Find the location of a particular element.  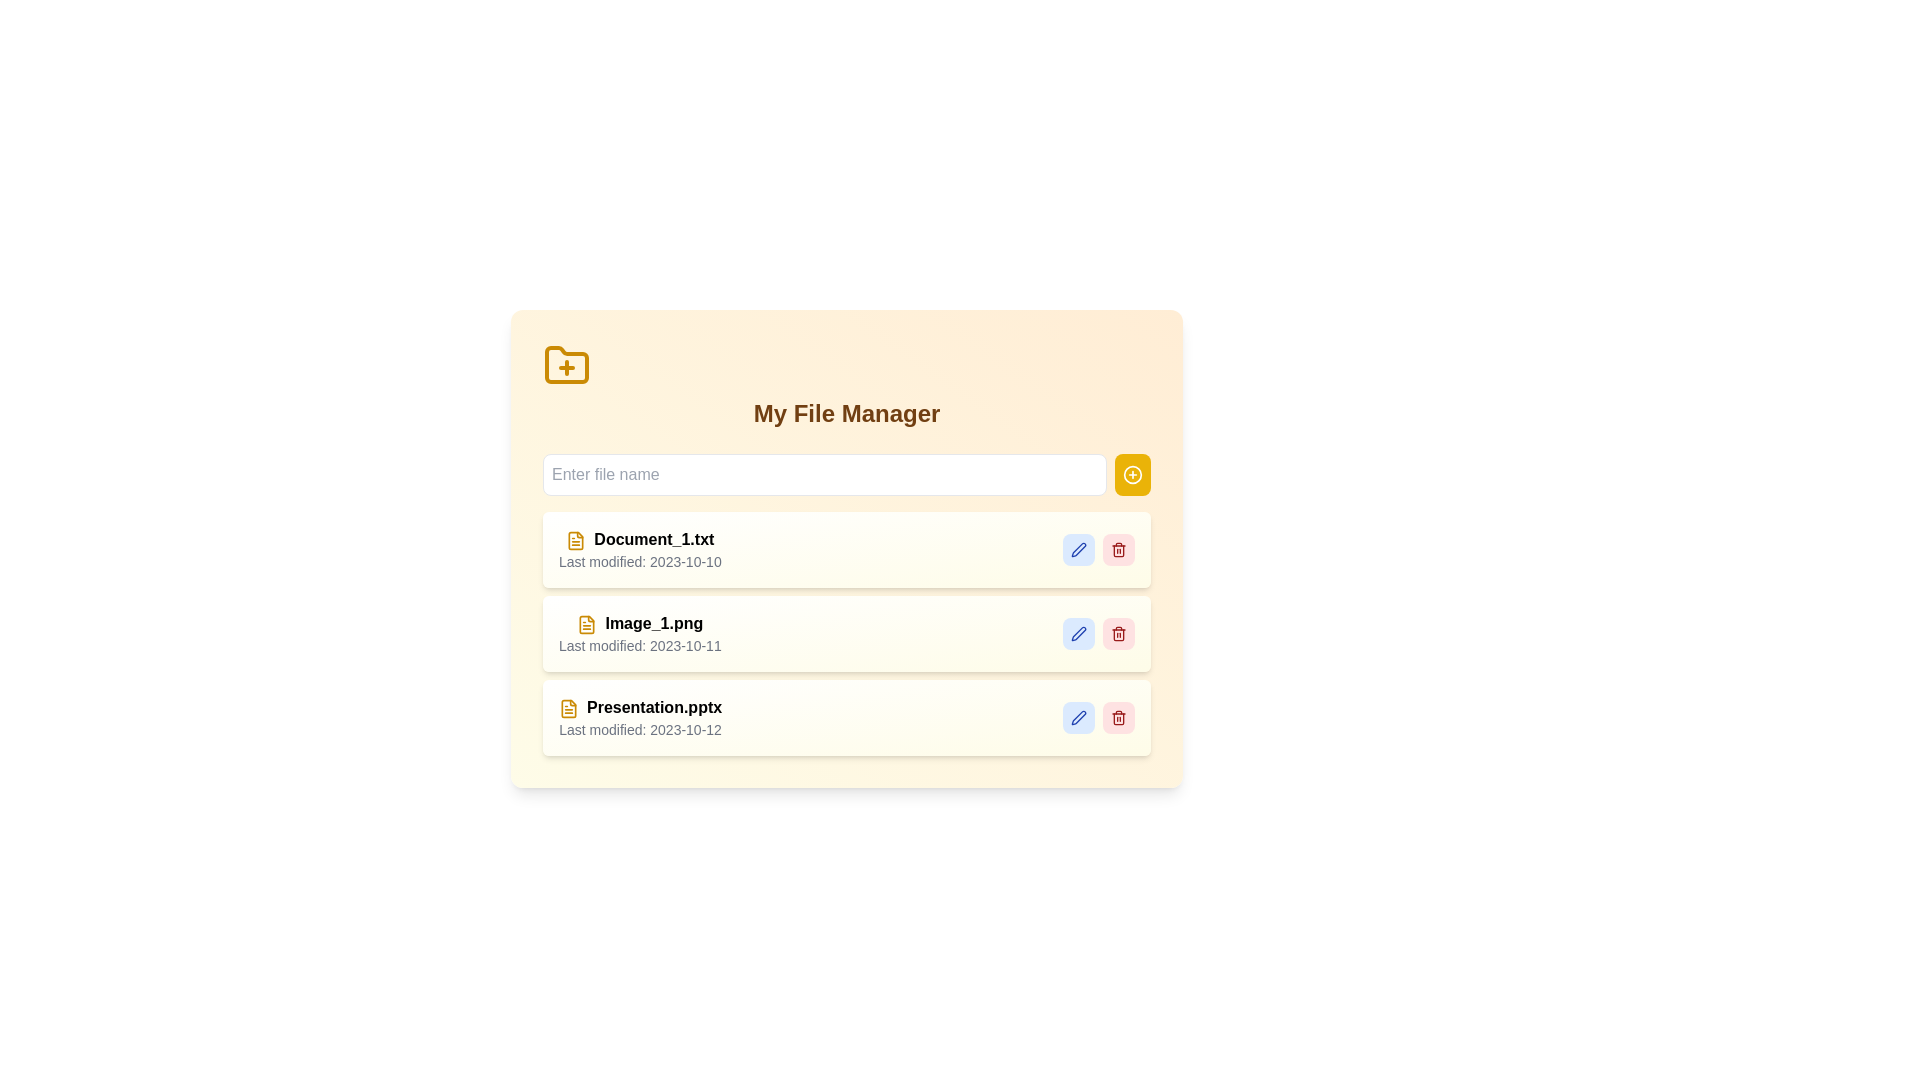

the blue rounded rectangular button with a pen icon to initiate the edit action, located to the right of 'Document_1.txt' is located at coordinates (1078, 550).